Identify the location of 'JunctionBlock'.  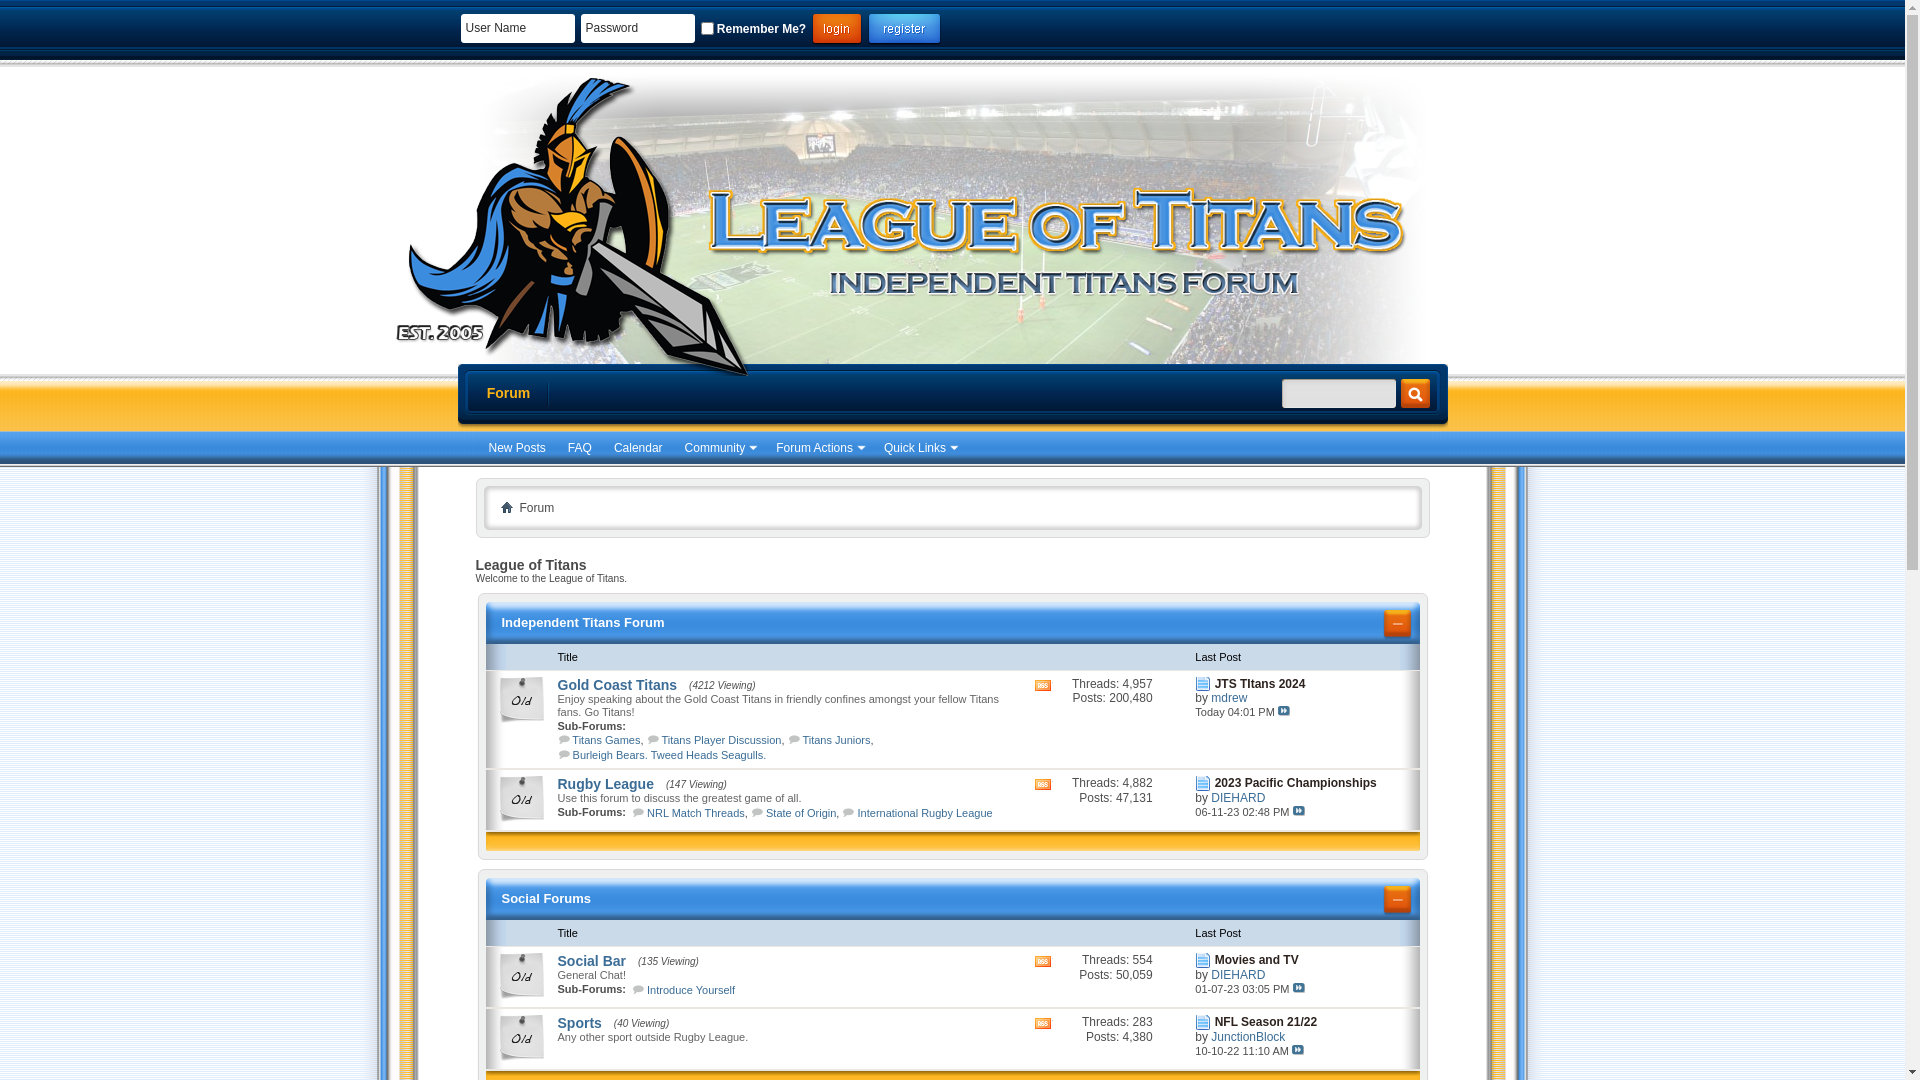
(1247, 1036).